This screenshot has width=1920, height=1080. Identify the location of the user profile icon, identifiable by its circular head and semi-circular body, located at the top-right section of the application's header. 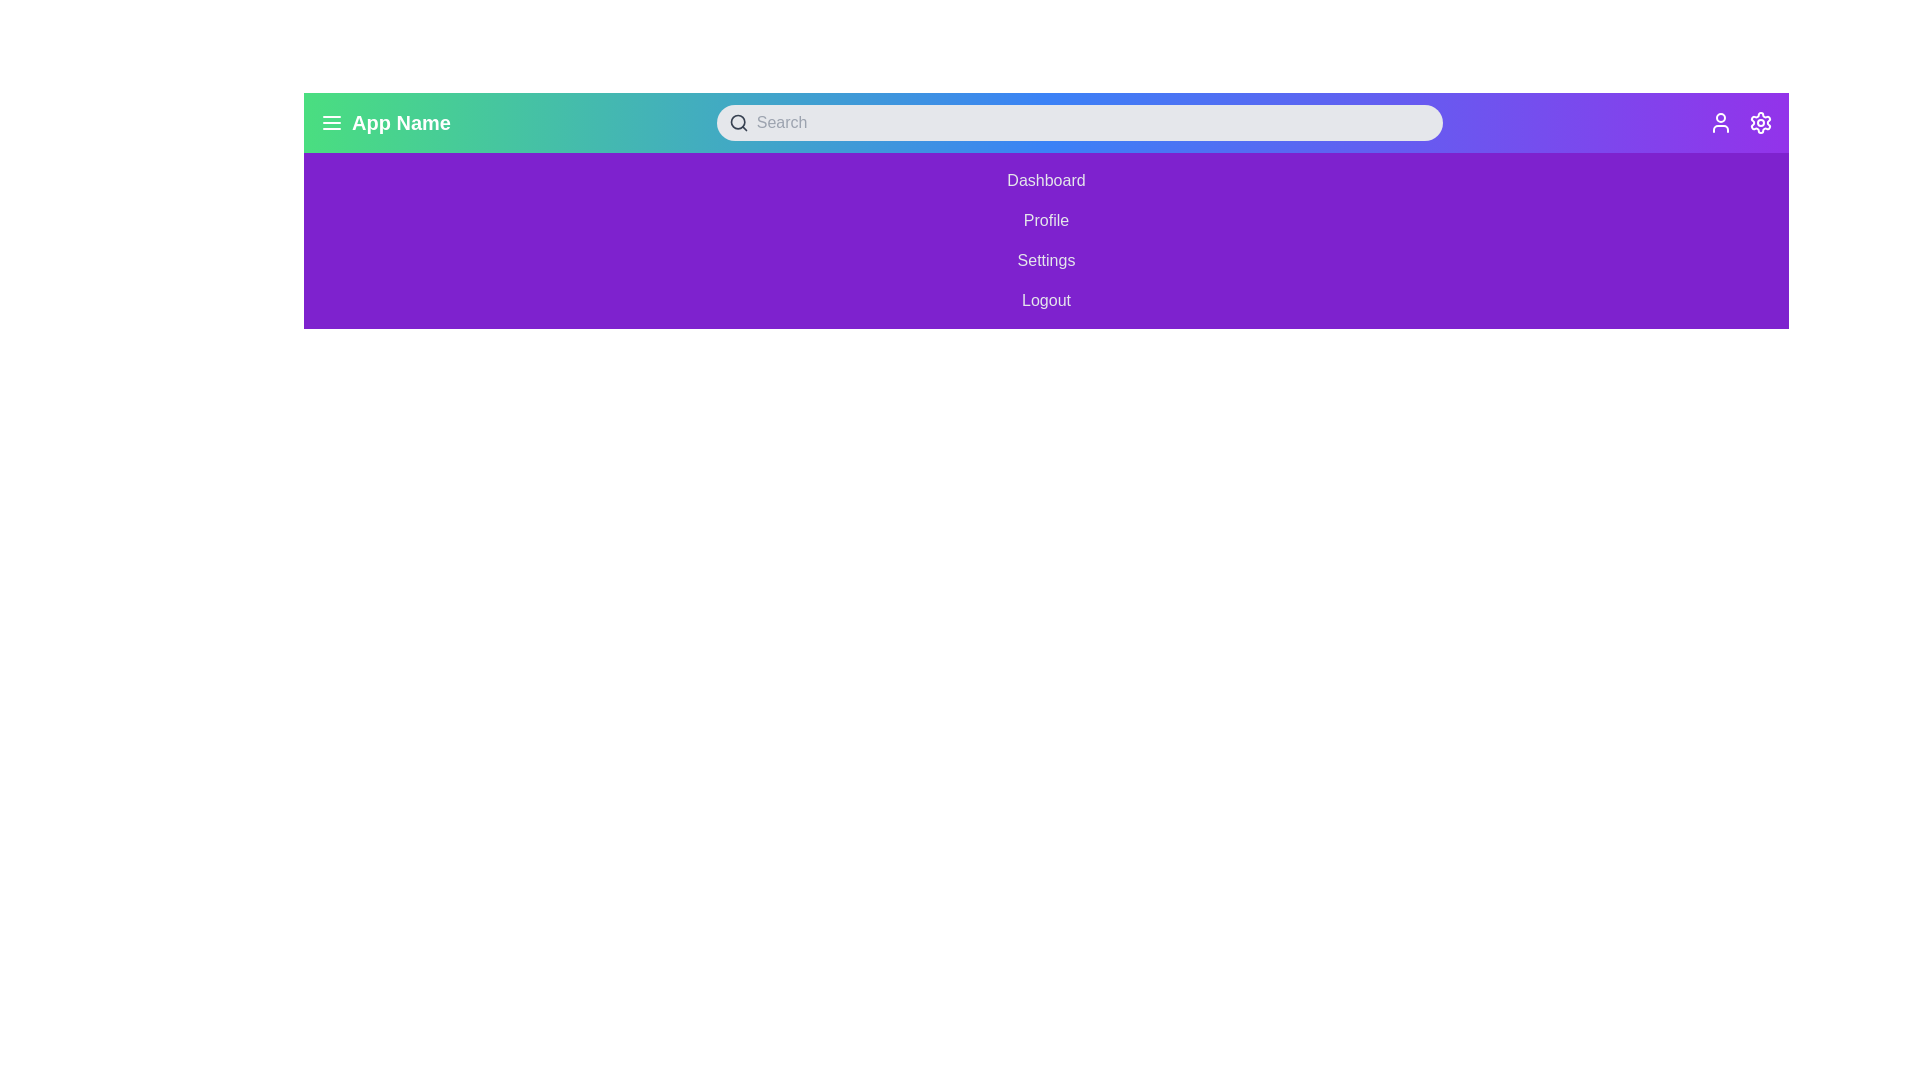
(1720, 123).